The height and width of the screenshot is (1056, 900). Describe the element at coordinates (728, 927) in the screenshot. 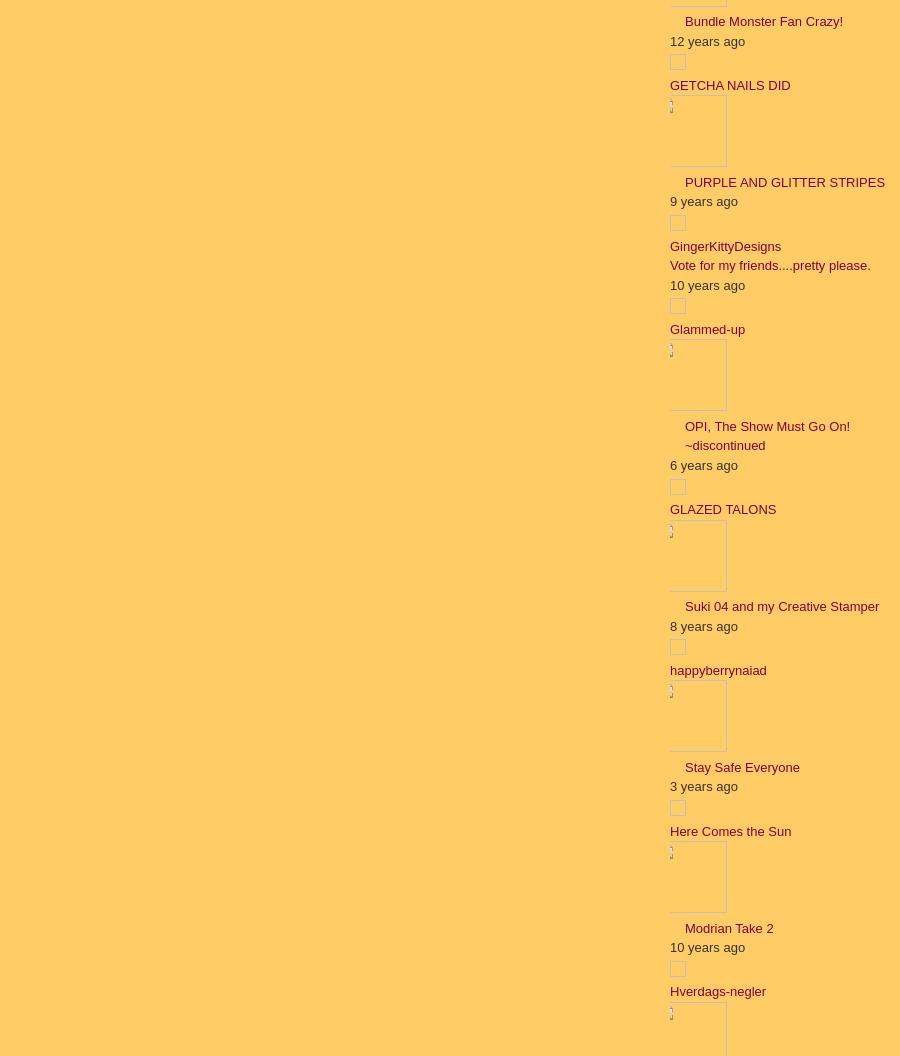

I see `'Modrian Take 2'` at that location.